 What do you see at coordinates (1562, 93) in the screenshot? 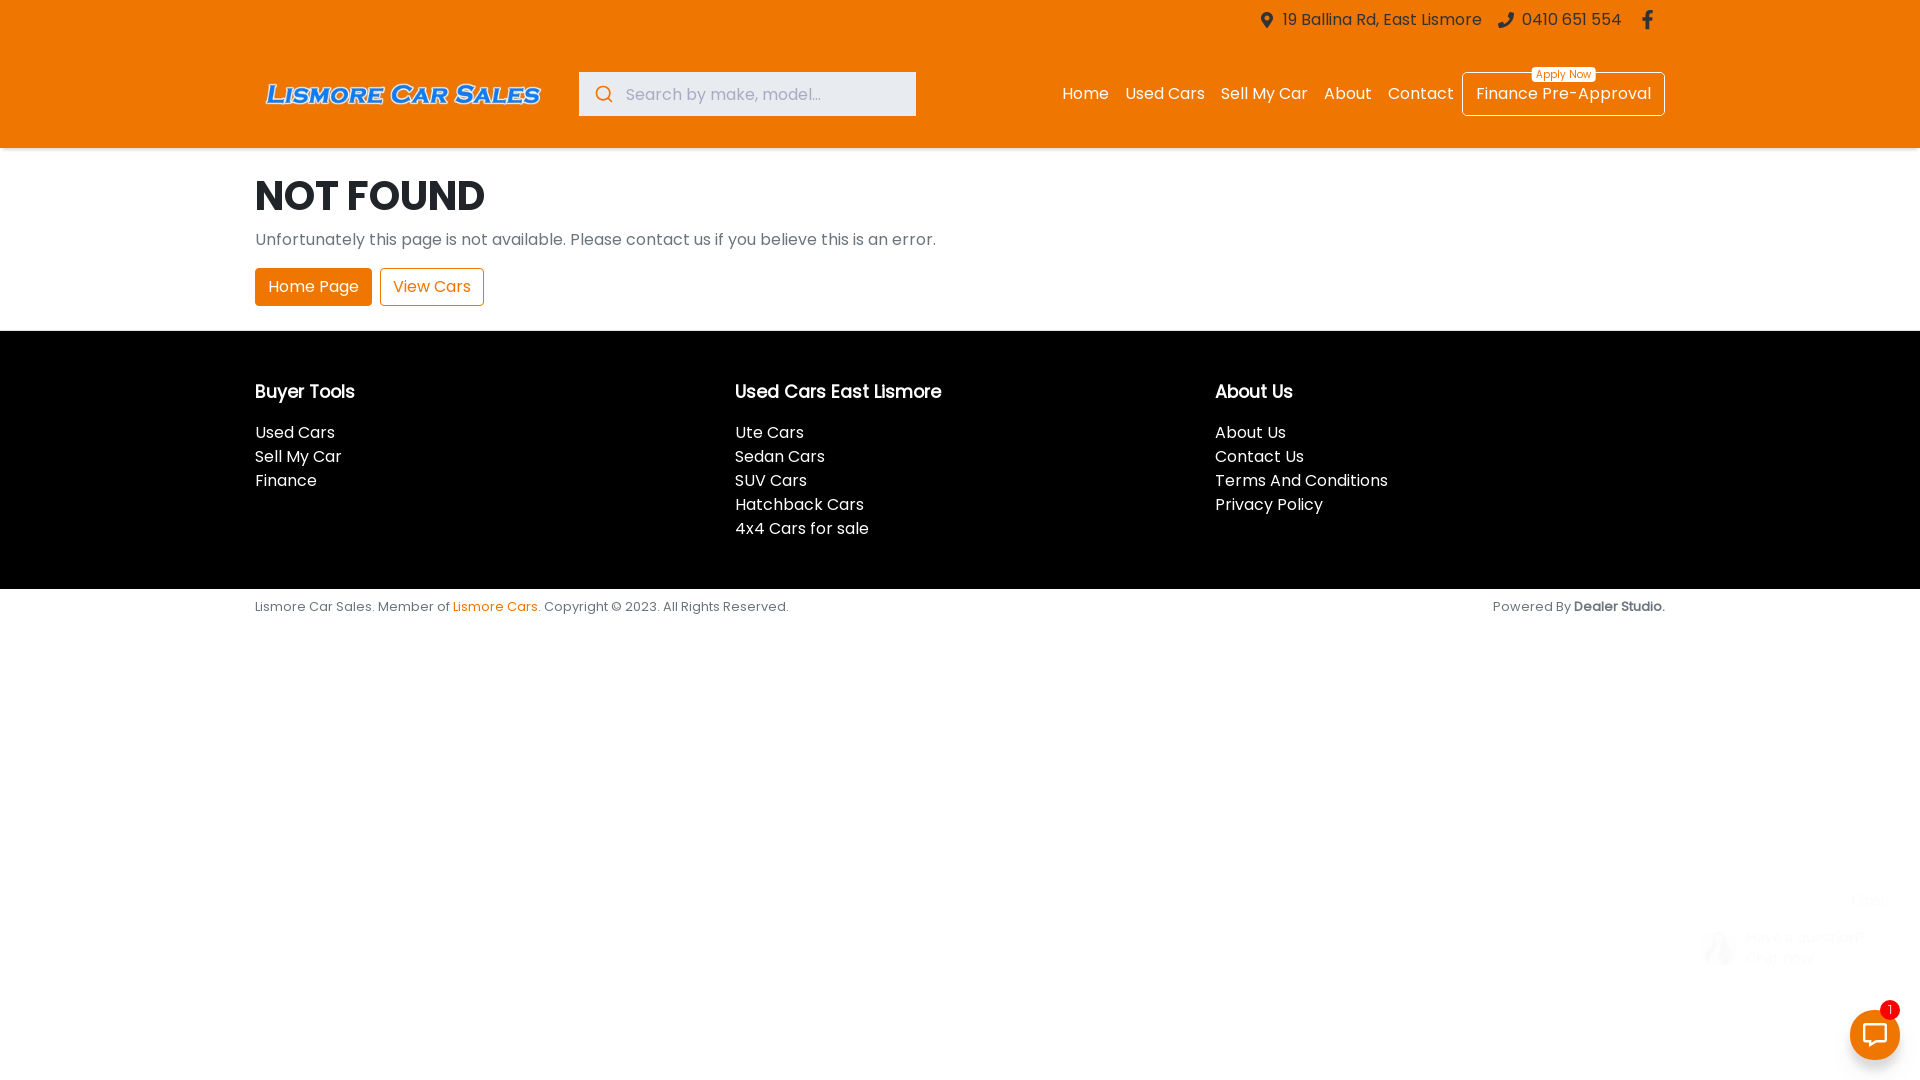
I see `'Finance Pre-Approval'` at bounding box center [1562, 93].